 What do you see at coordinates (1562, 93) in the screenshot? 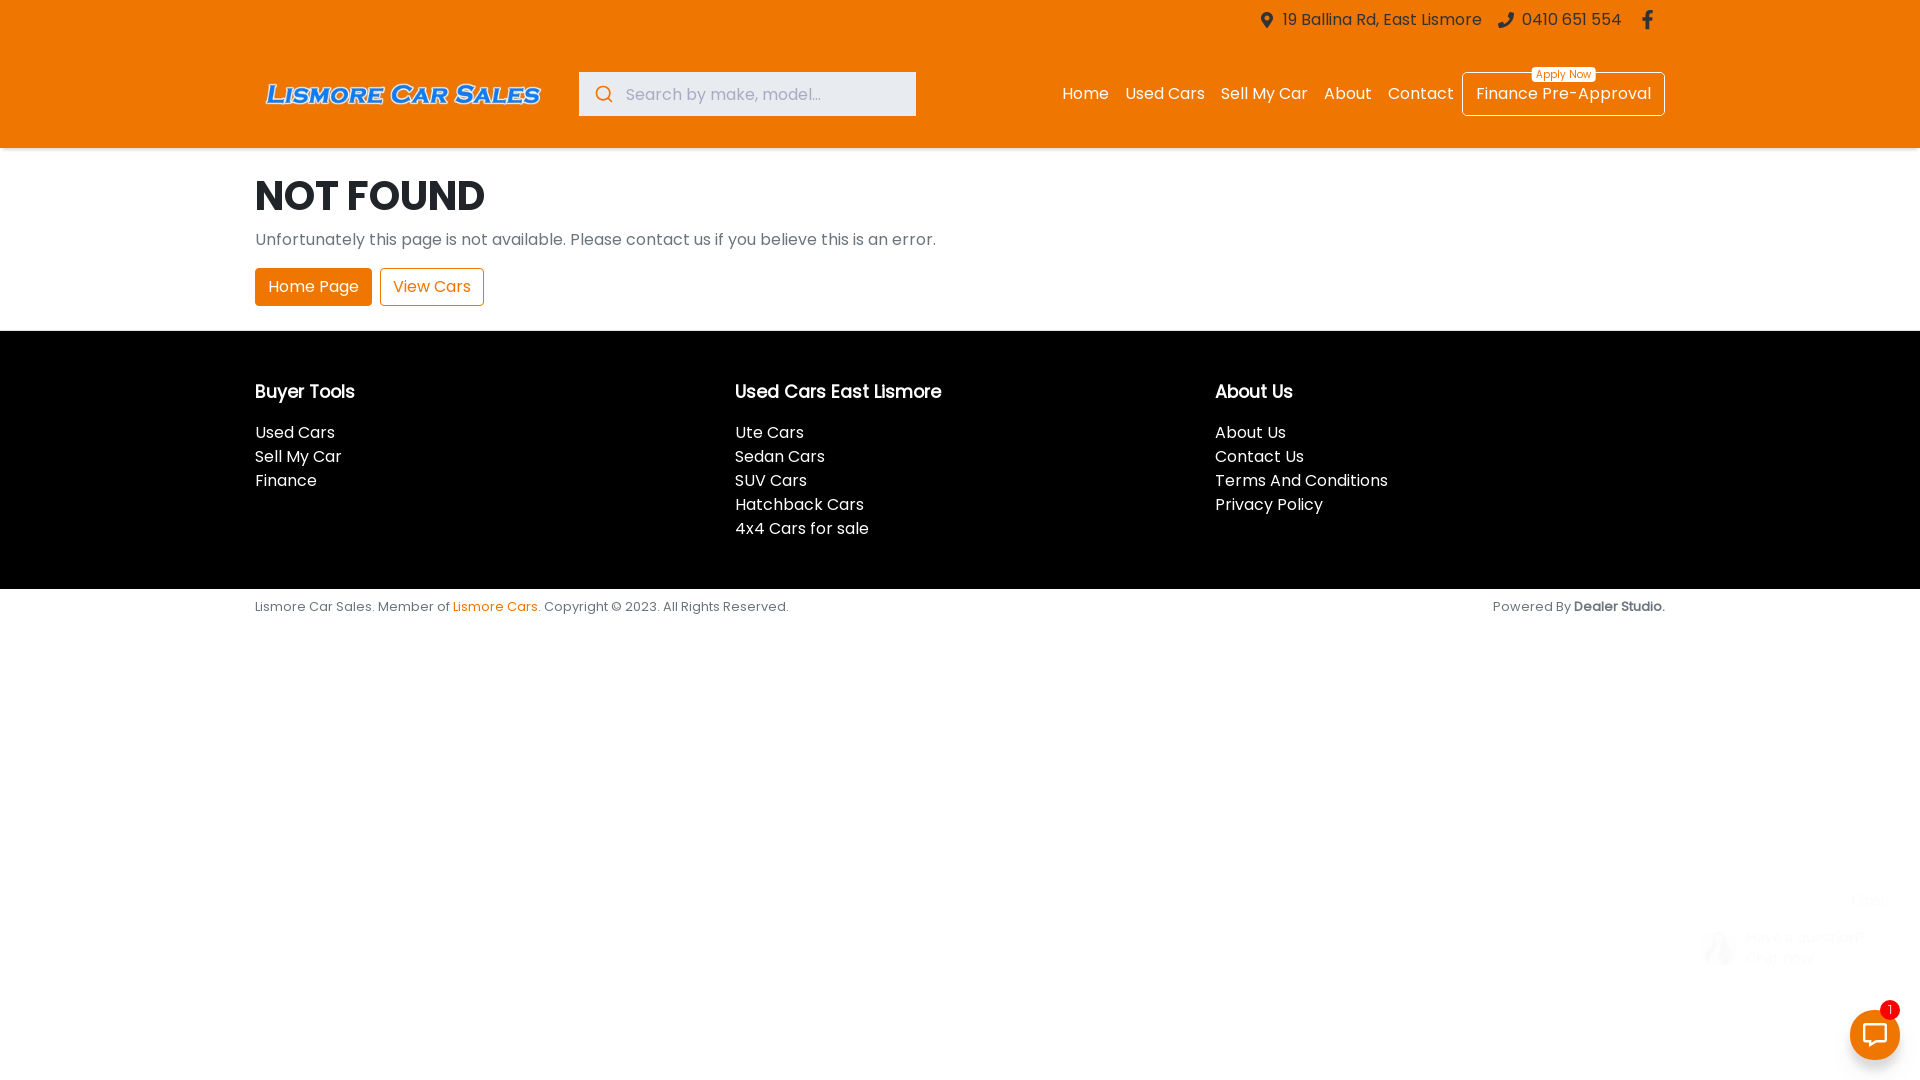
I see `'Finance Pre-Approval'` at bounding box center [1562, 93].